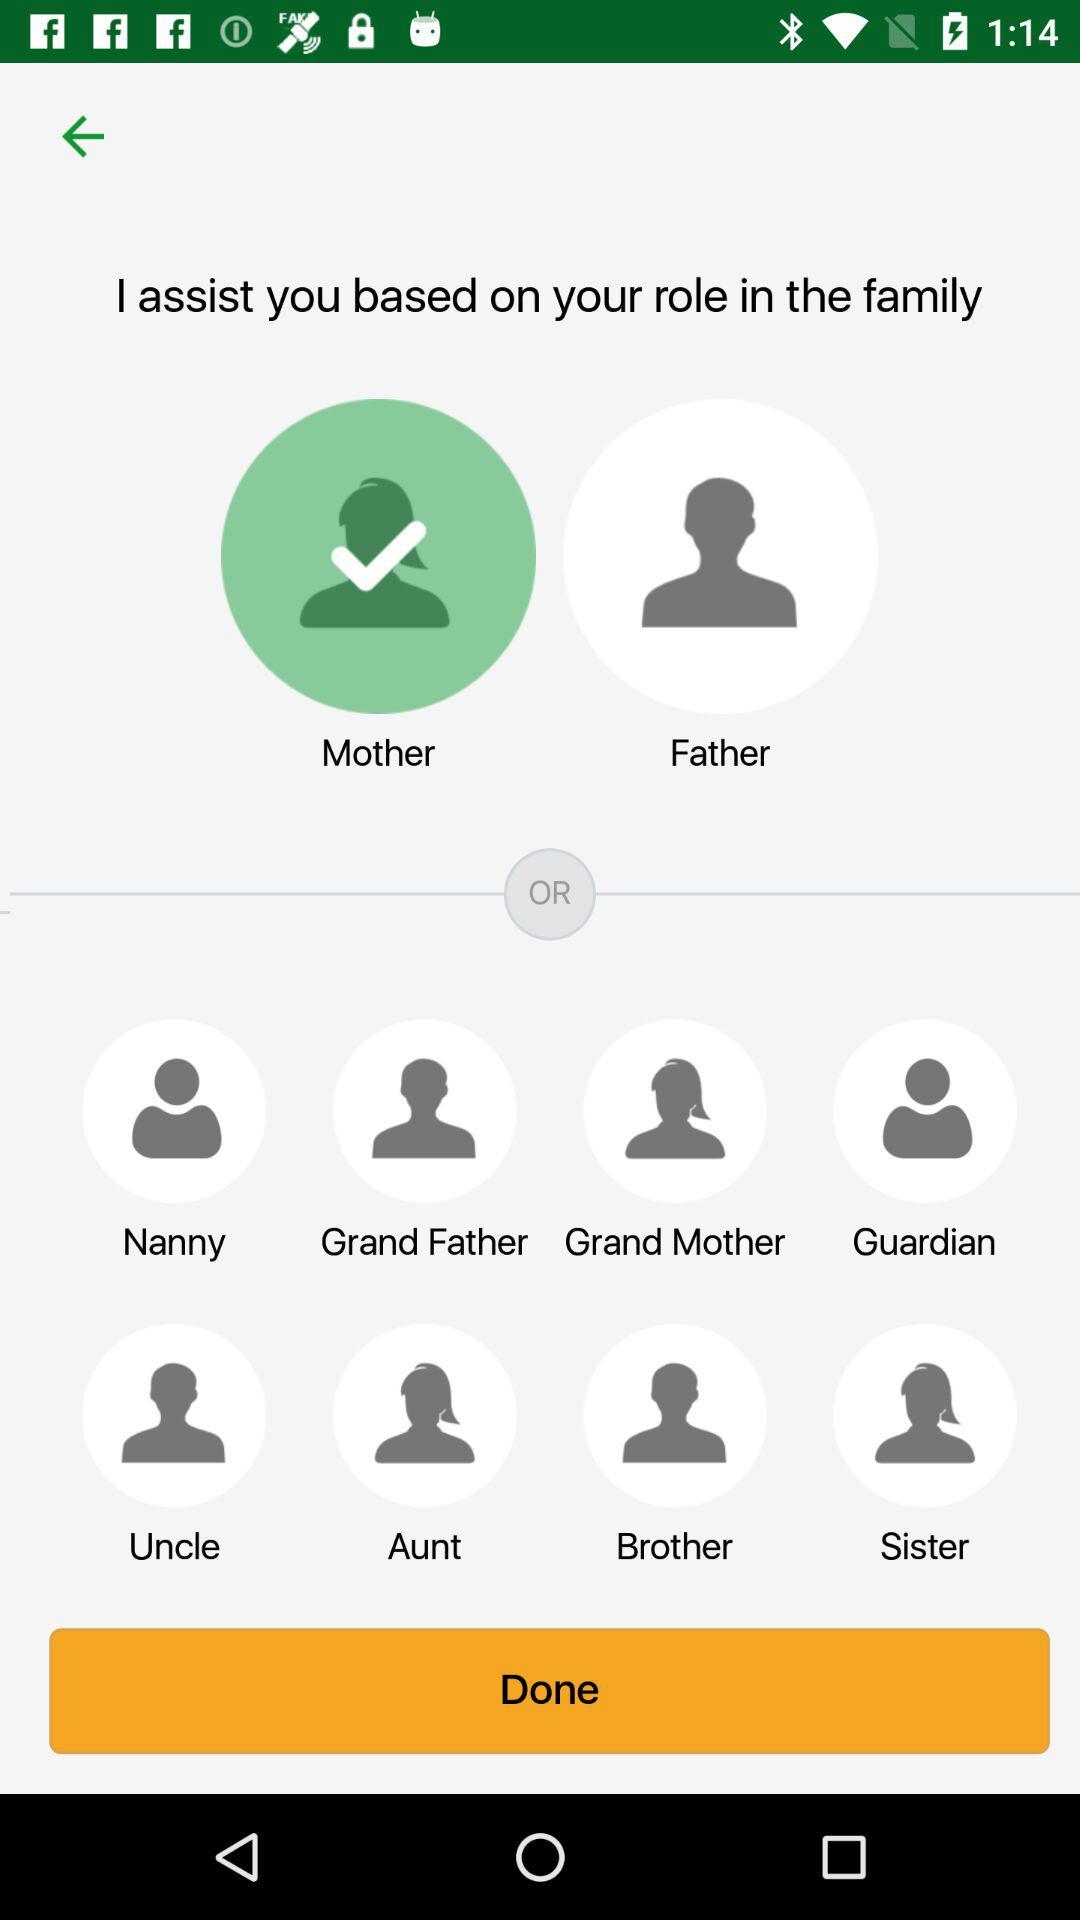  I want to click on done, so click(540, 1690).